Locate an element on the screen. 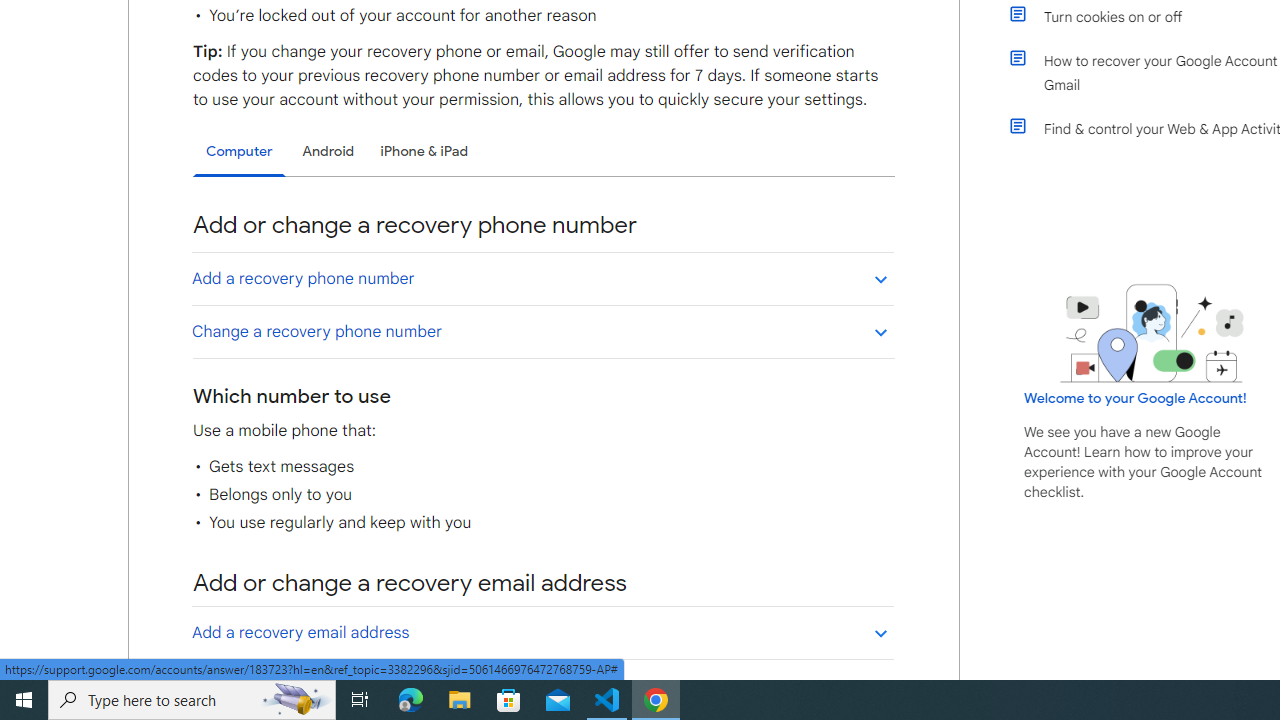 The width and height of the screenshot is (1280, 720). 'Learning Center home page image' is located at coordinates (1152, 332).